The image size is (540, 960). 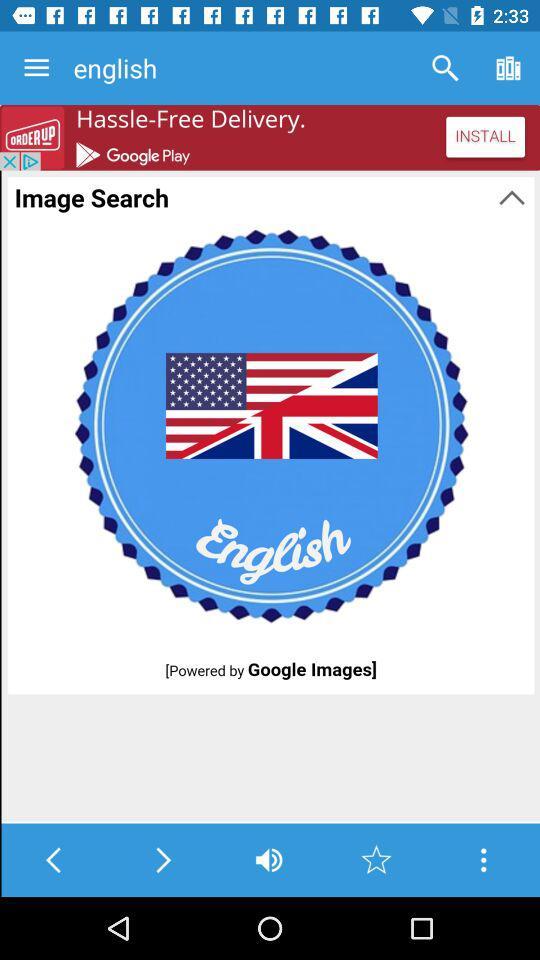 What do you see at coordinates (54, 859) in the screenshot?
I see `the arrow_backward icon` at bounding box center [54, 859].